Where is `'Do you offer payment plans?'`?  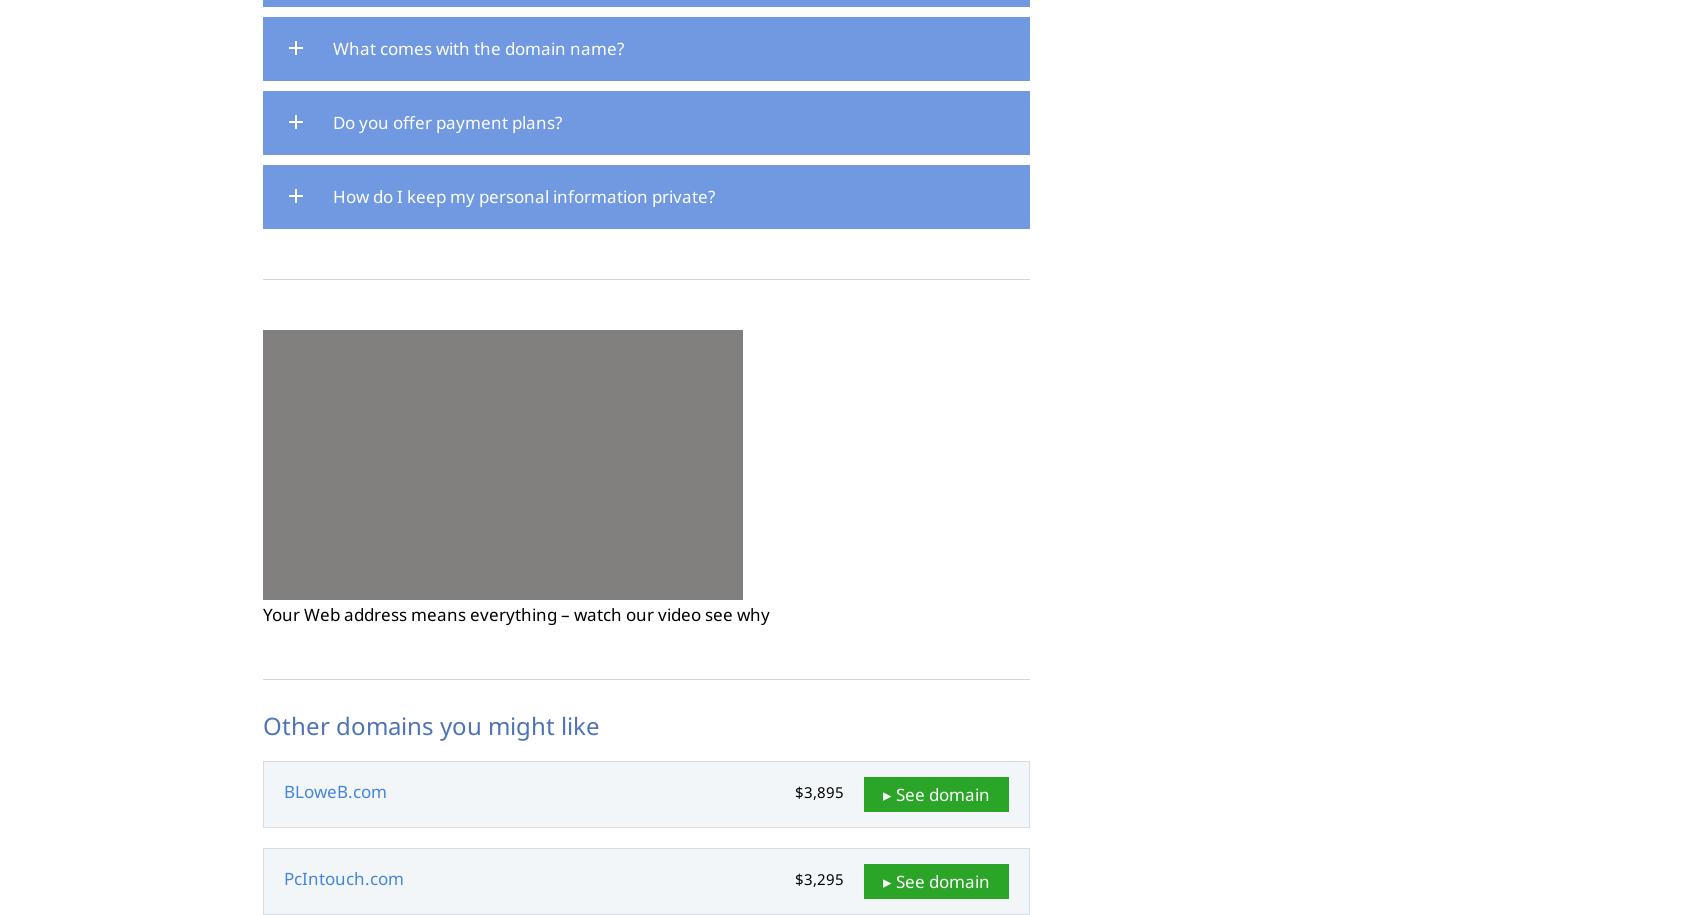 'Do you offer payment plans?' is located at coordinates (446, 122).